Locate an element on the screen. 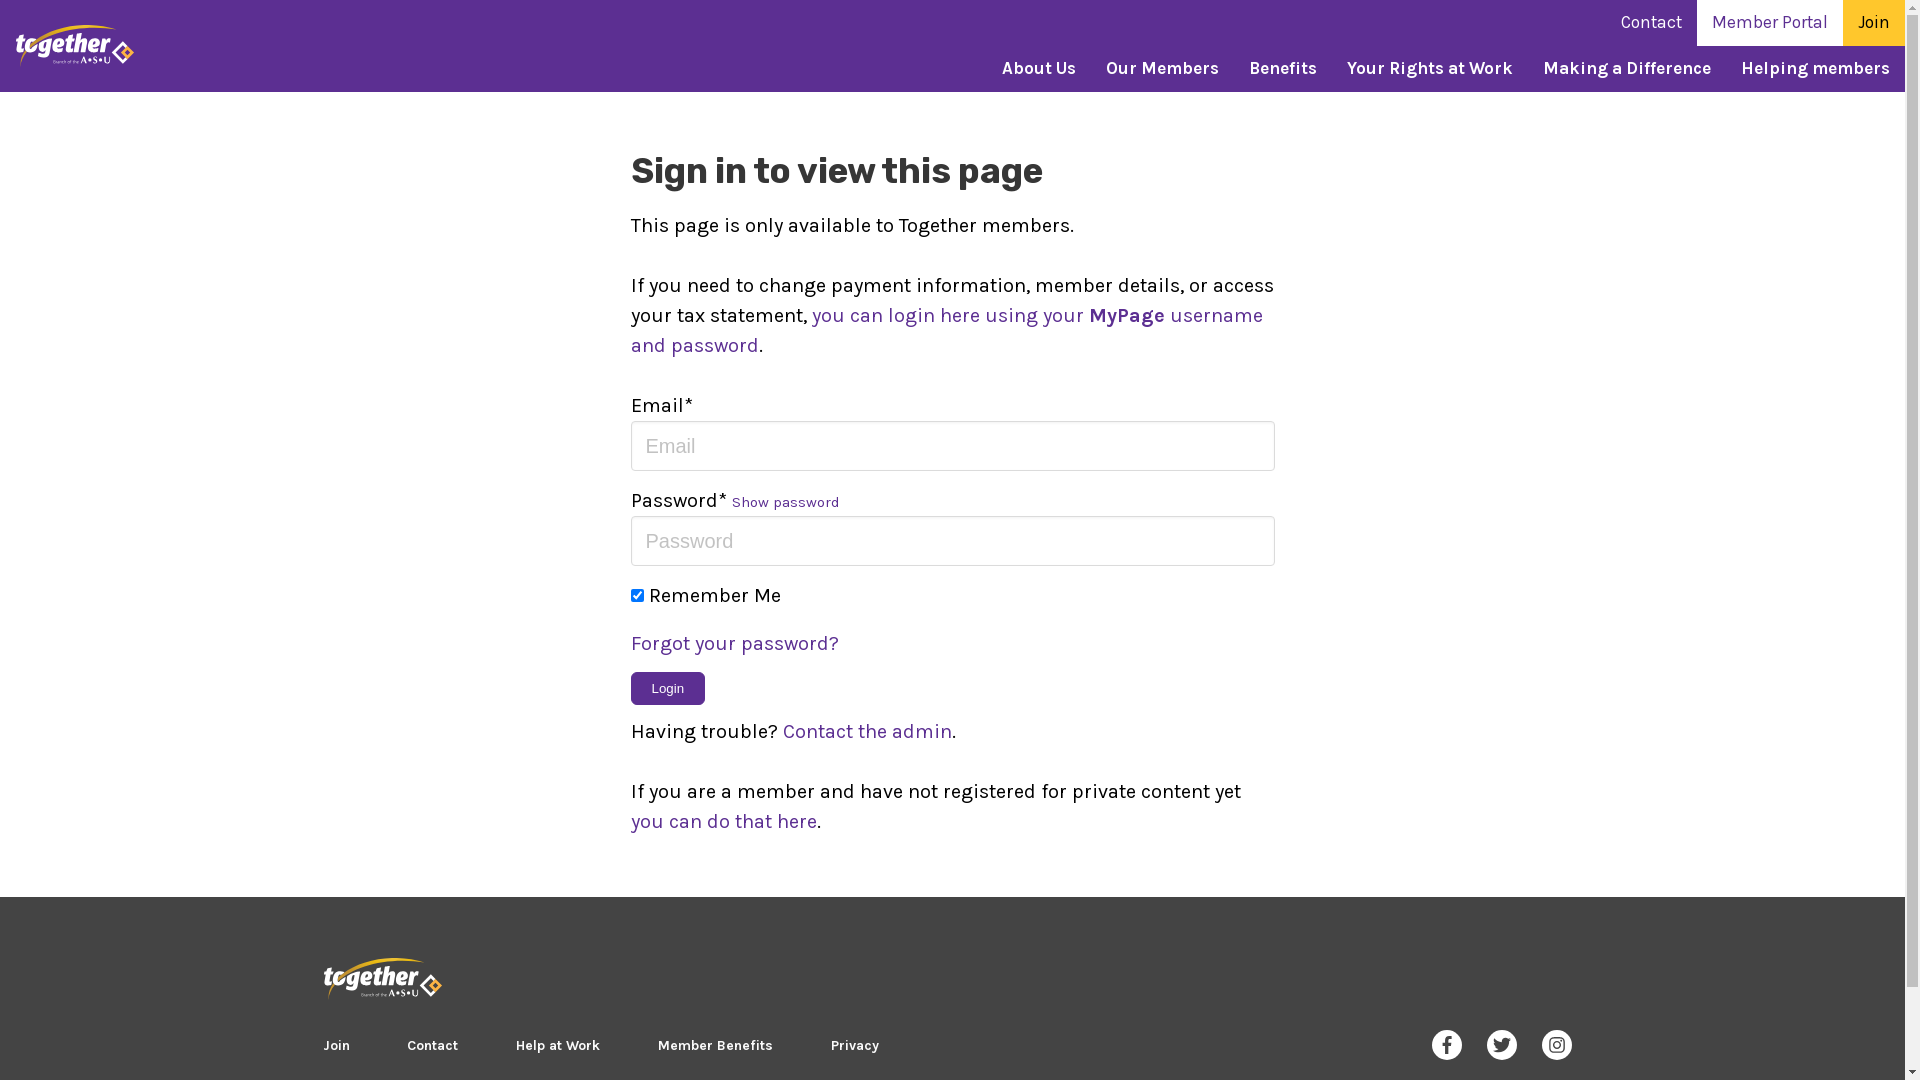 The width and height of the screenshot is (1920, 1080). 'About Us' is located at coordinates (1038, 68).